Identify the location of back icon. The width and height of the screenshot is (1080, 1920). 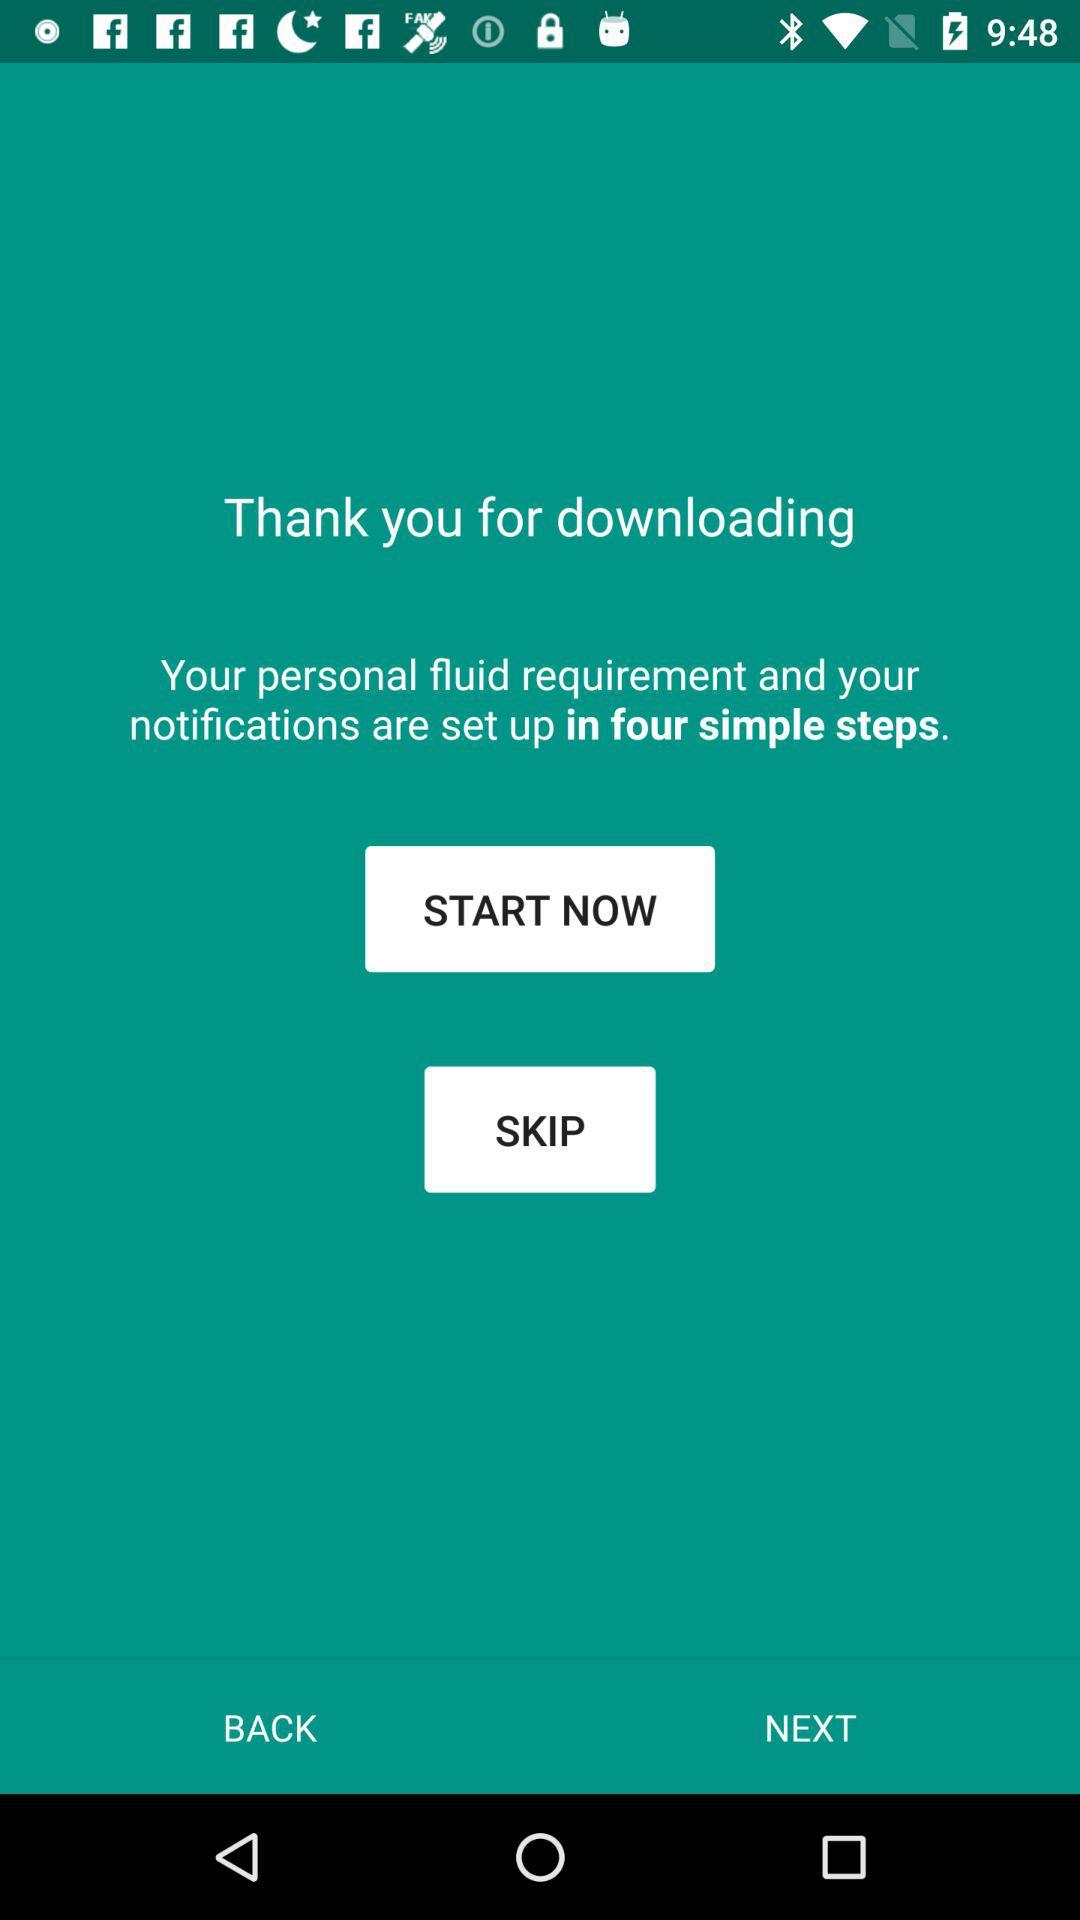
(270, 1726).